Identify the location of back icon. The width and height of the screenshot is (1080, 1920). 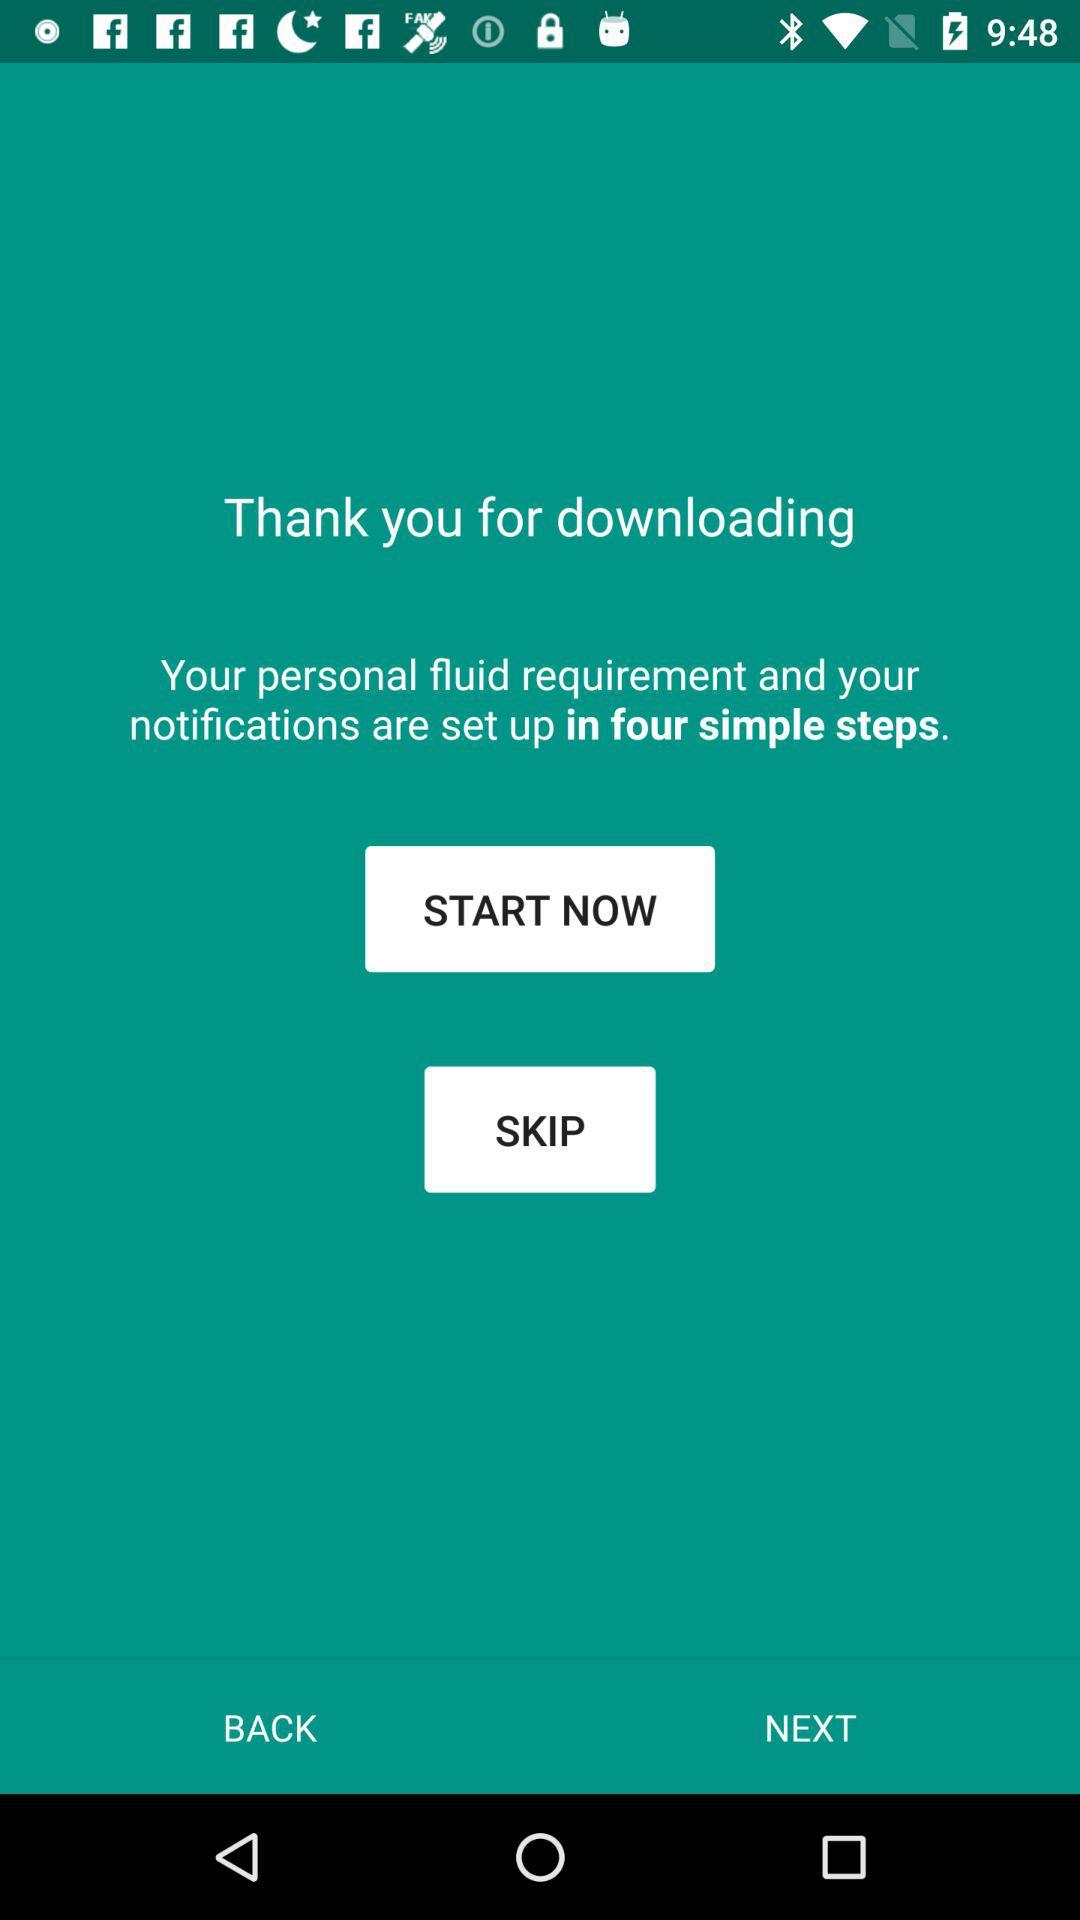
(270, 1726).